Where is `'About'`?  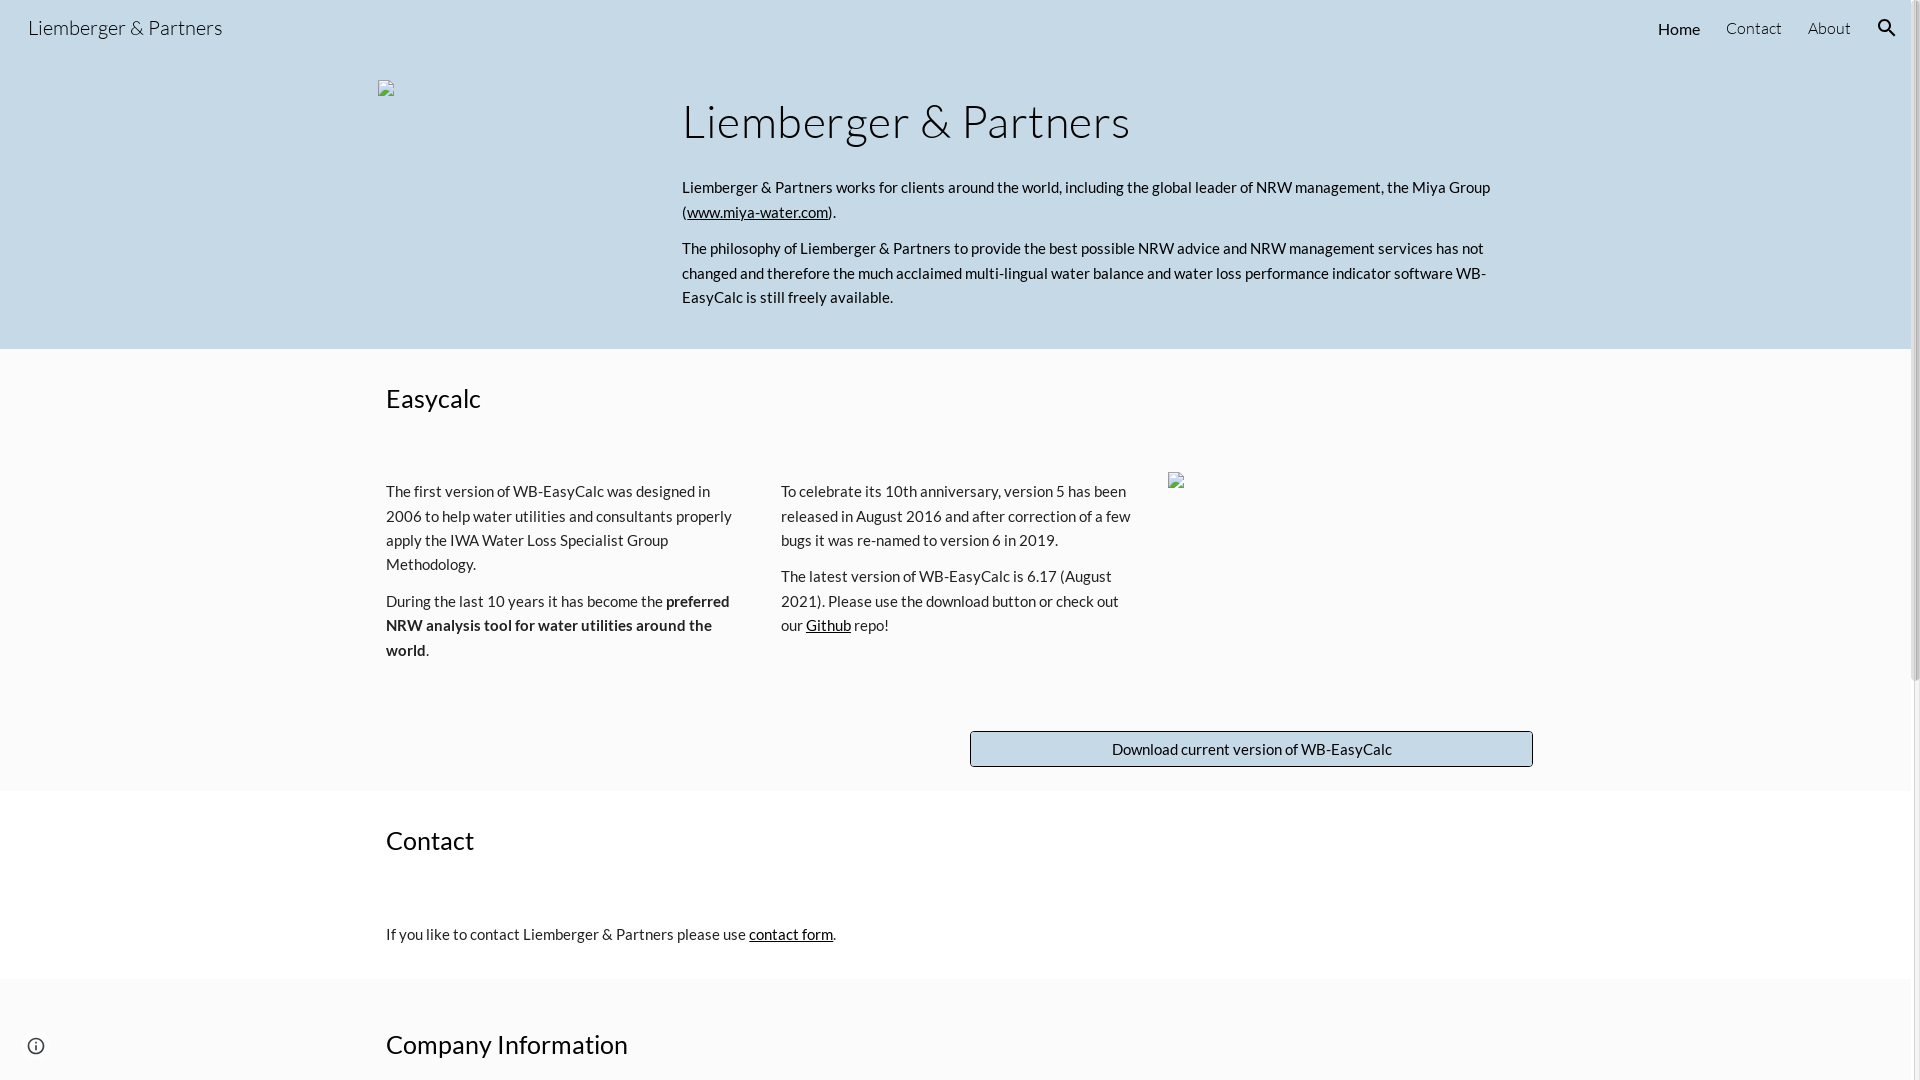 'About' is located at coordinates (1808, 27).